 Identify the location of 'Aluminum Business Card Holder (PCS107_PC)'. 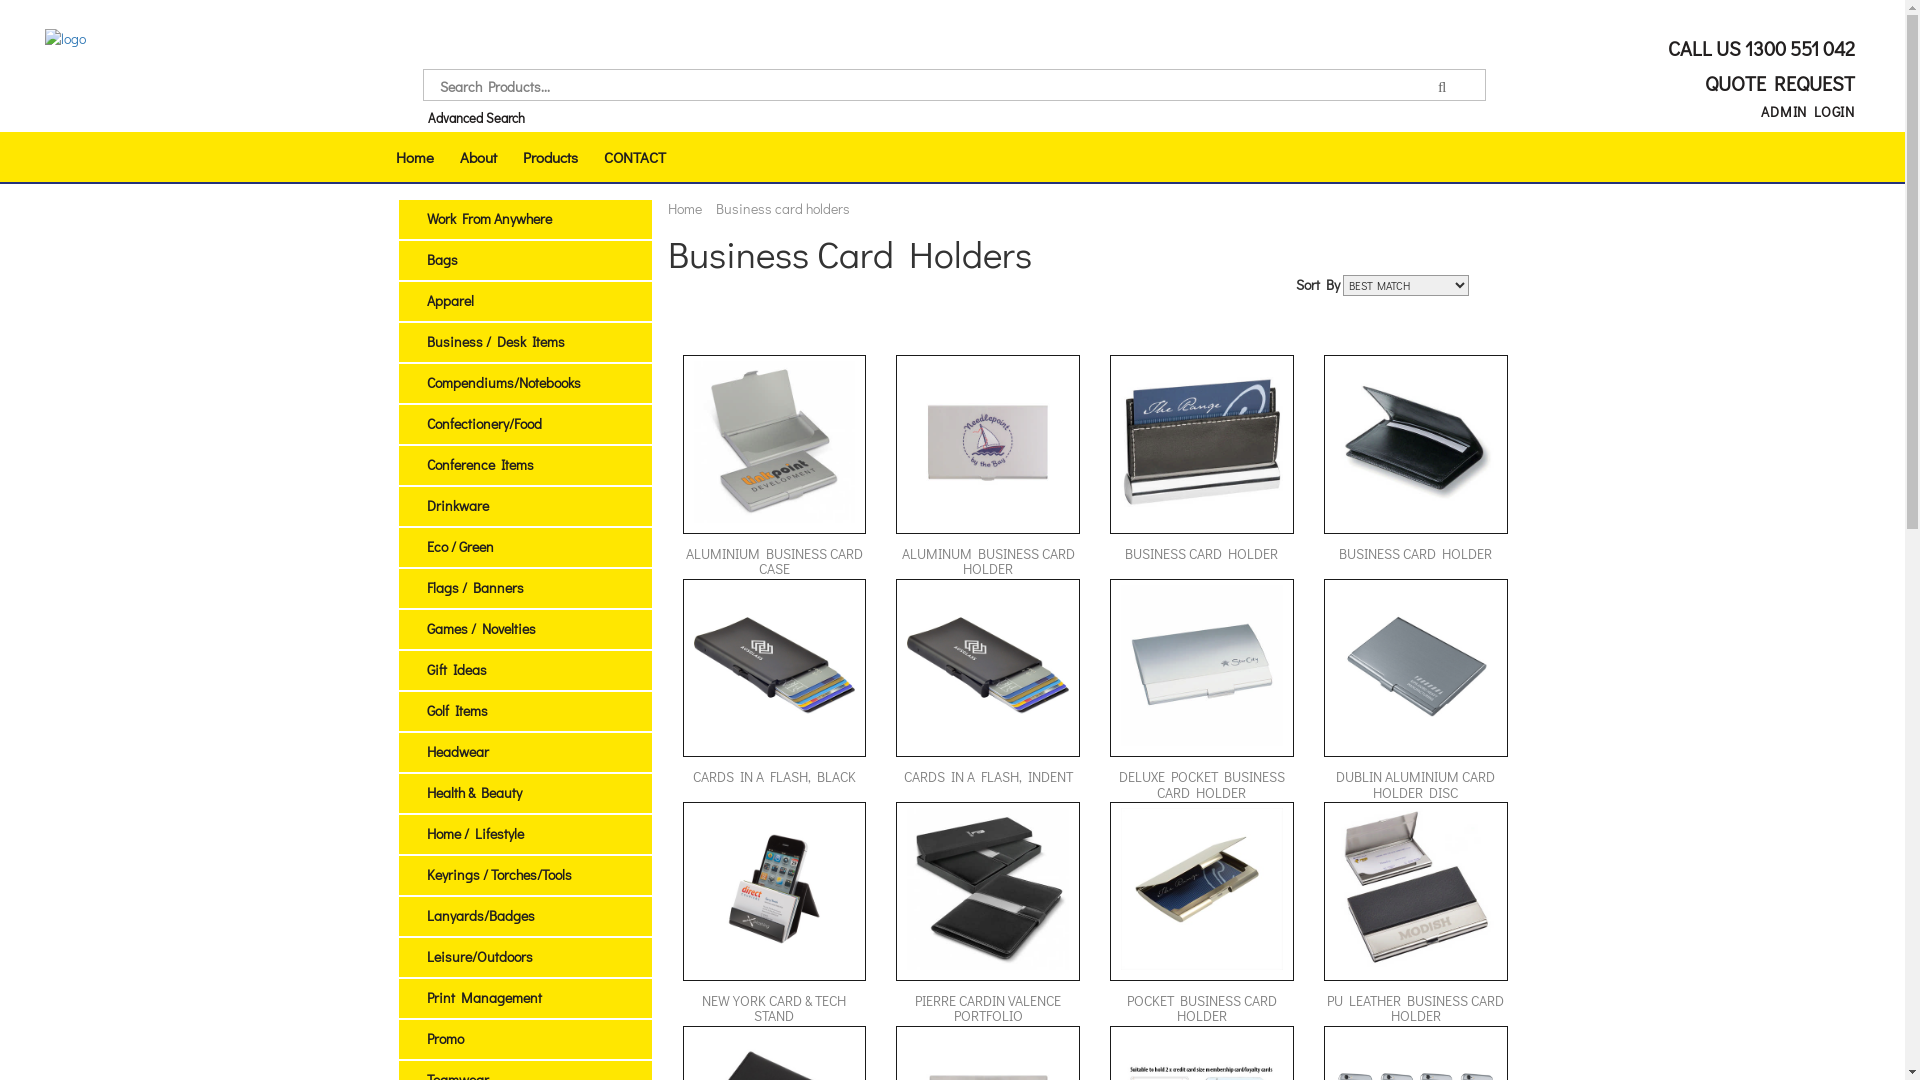
(988, 441).